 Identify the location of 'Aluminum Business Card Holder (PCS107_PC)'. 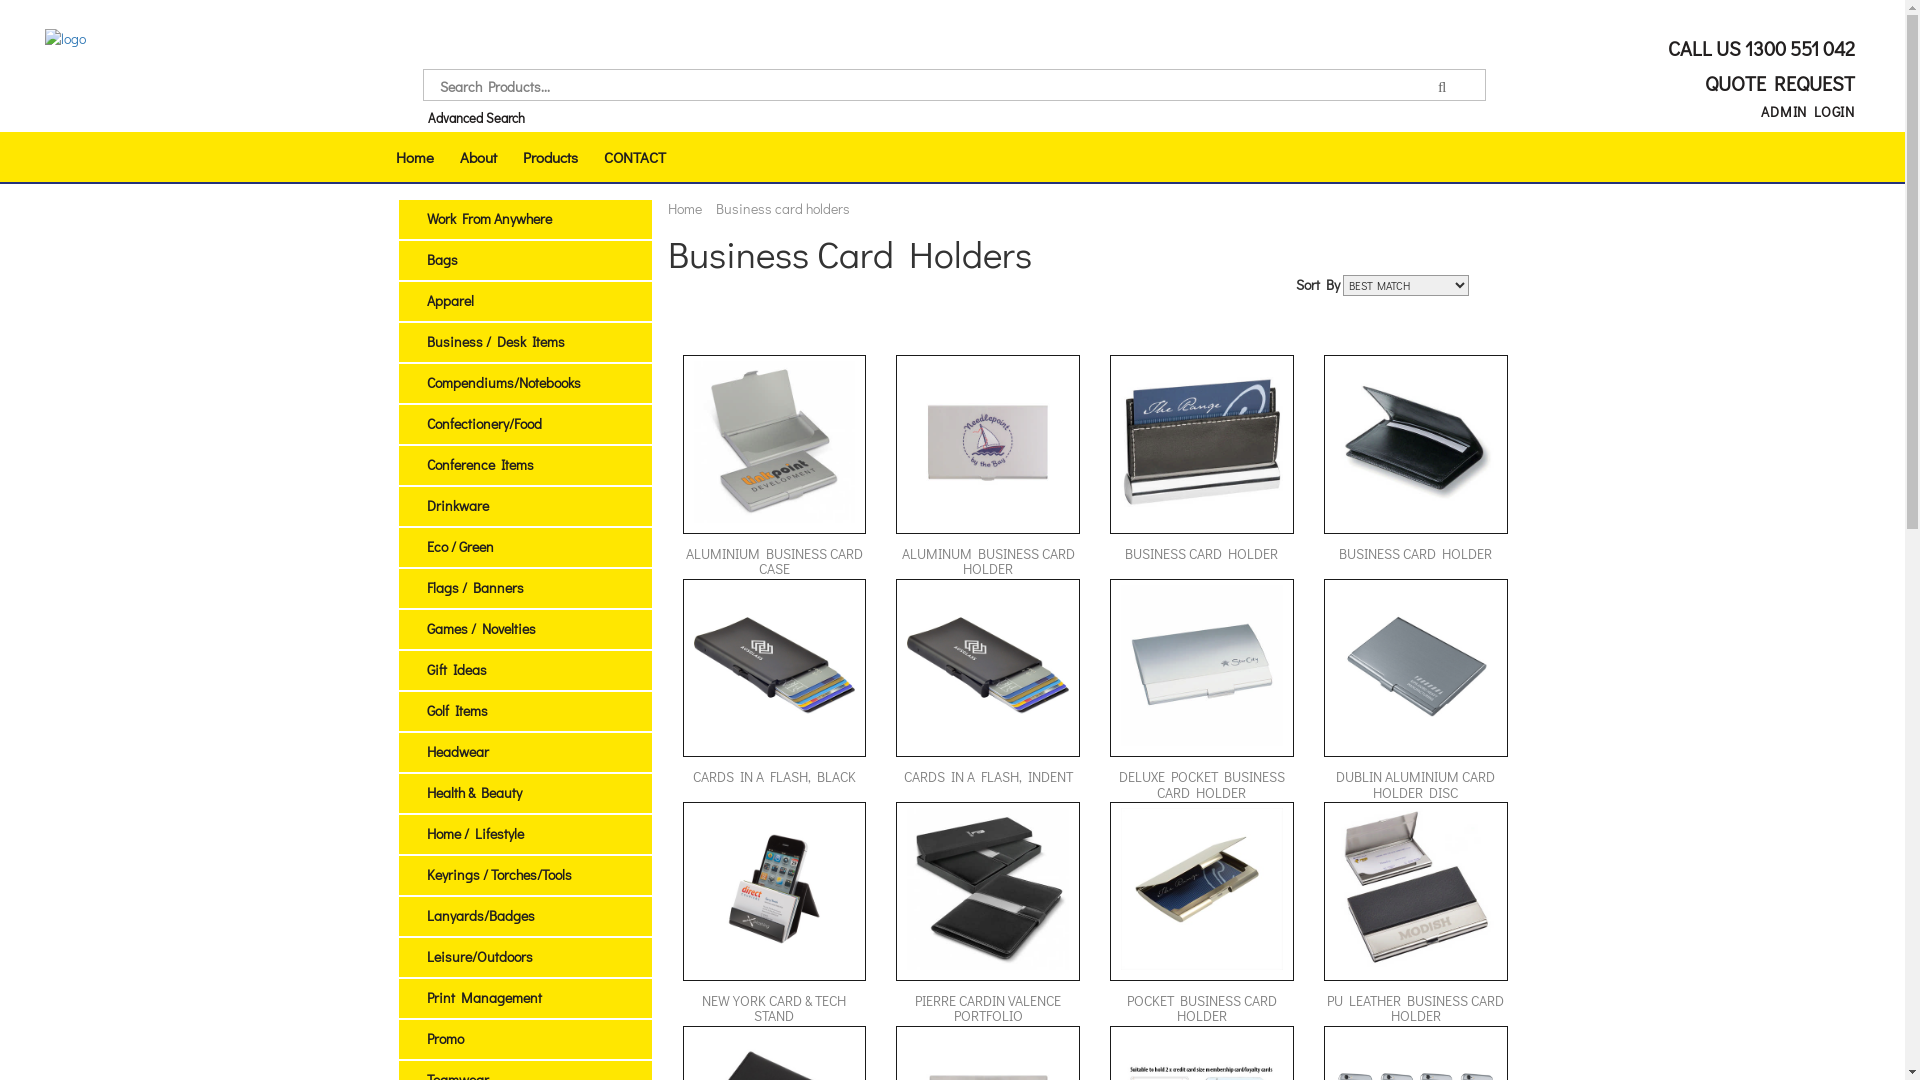
(988, 441).